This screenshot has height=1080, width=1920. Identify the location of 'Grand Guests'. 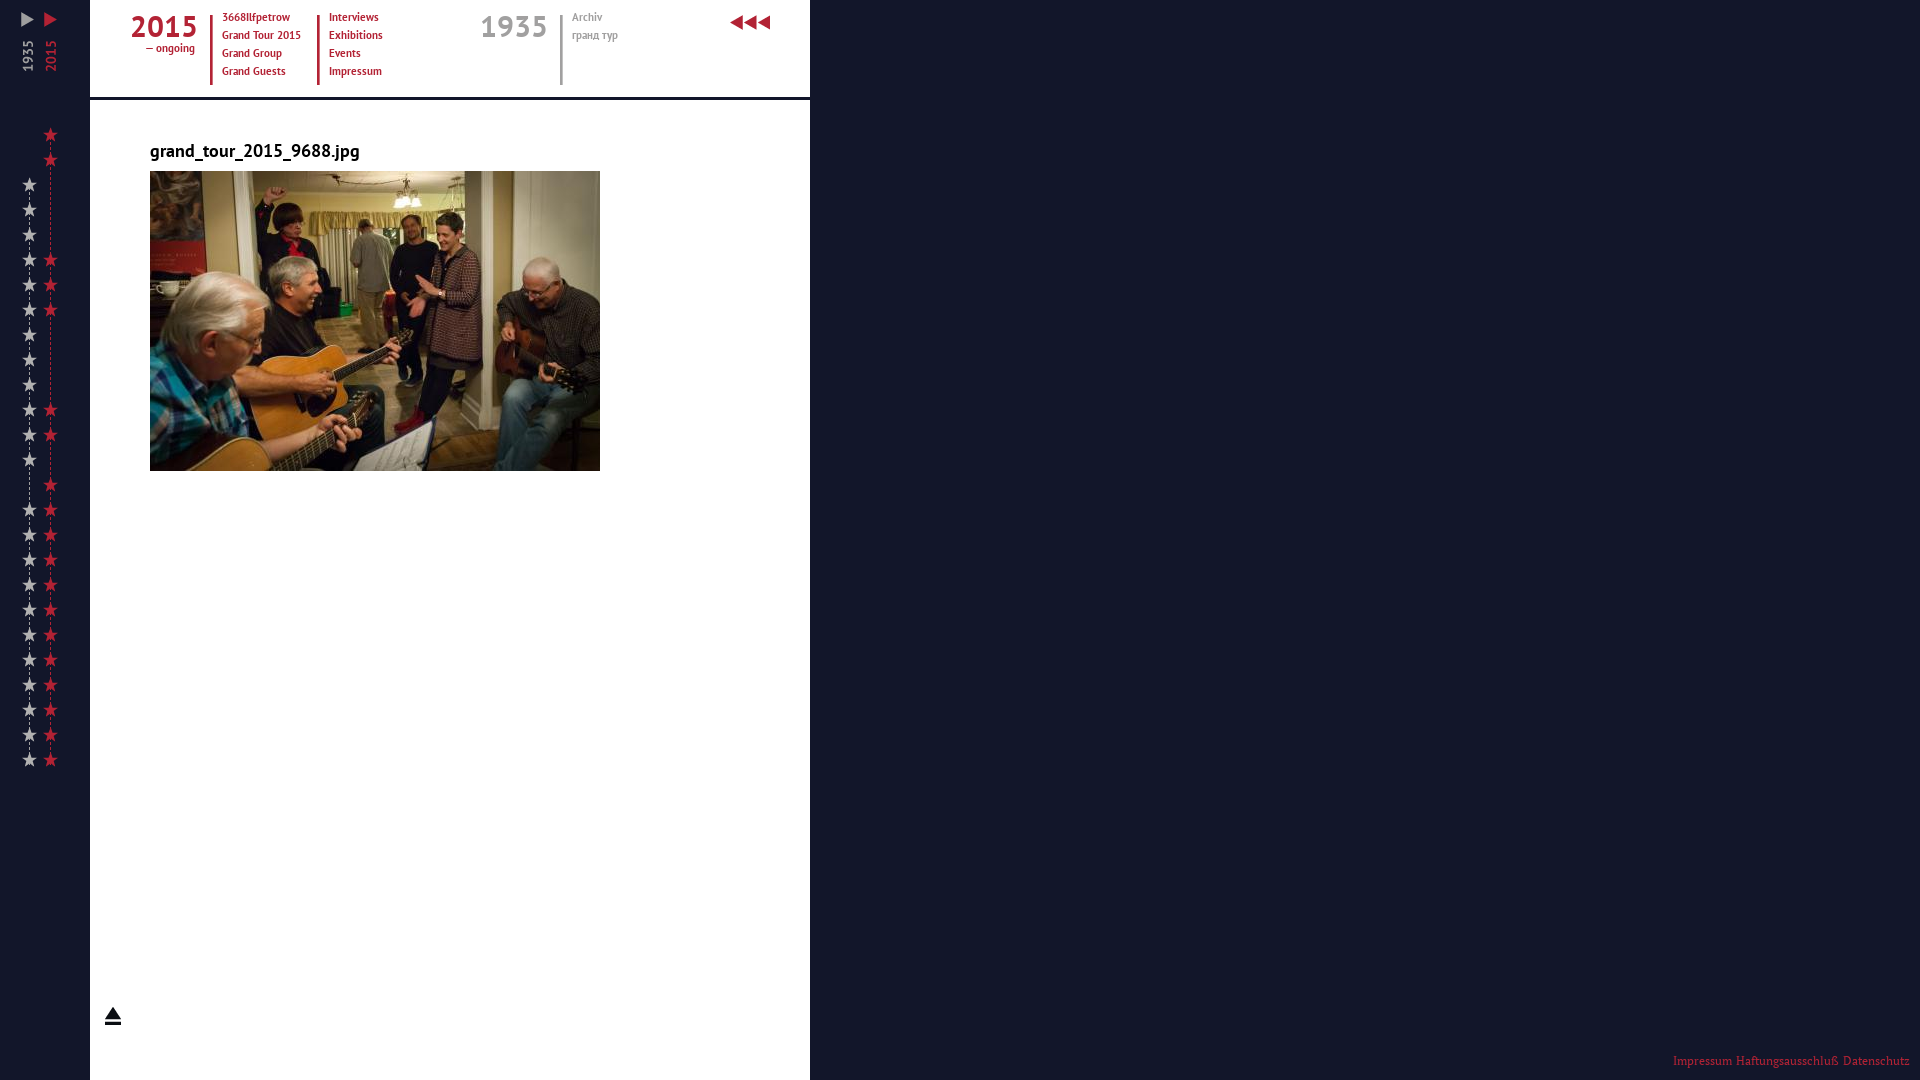
(262, 71).